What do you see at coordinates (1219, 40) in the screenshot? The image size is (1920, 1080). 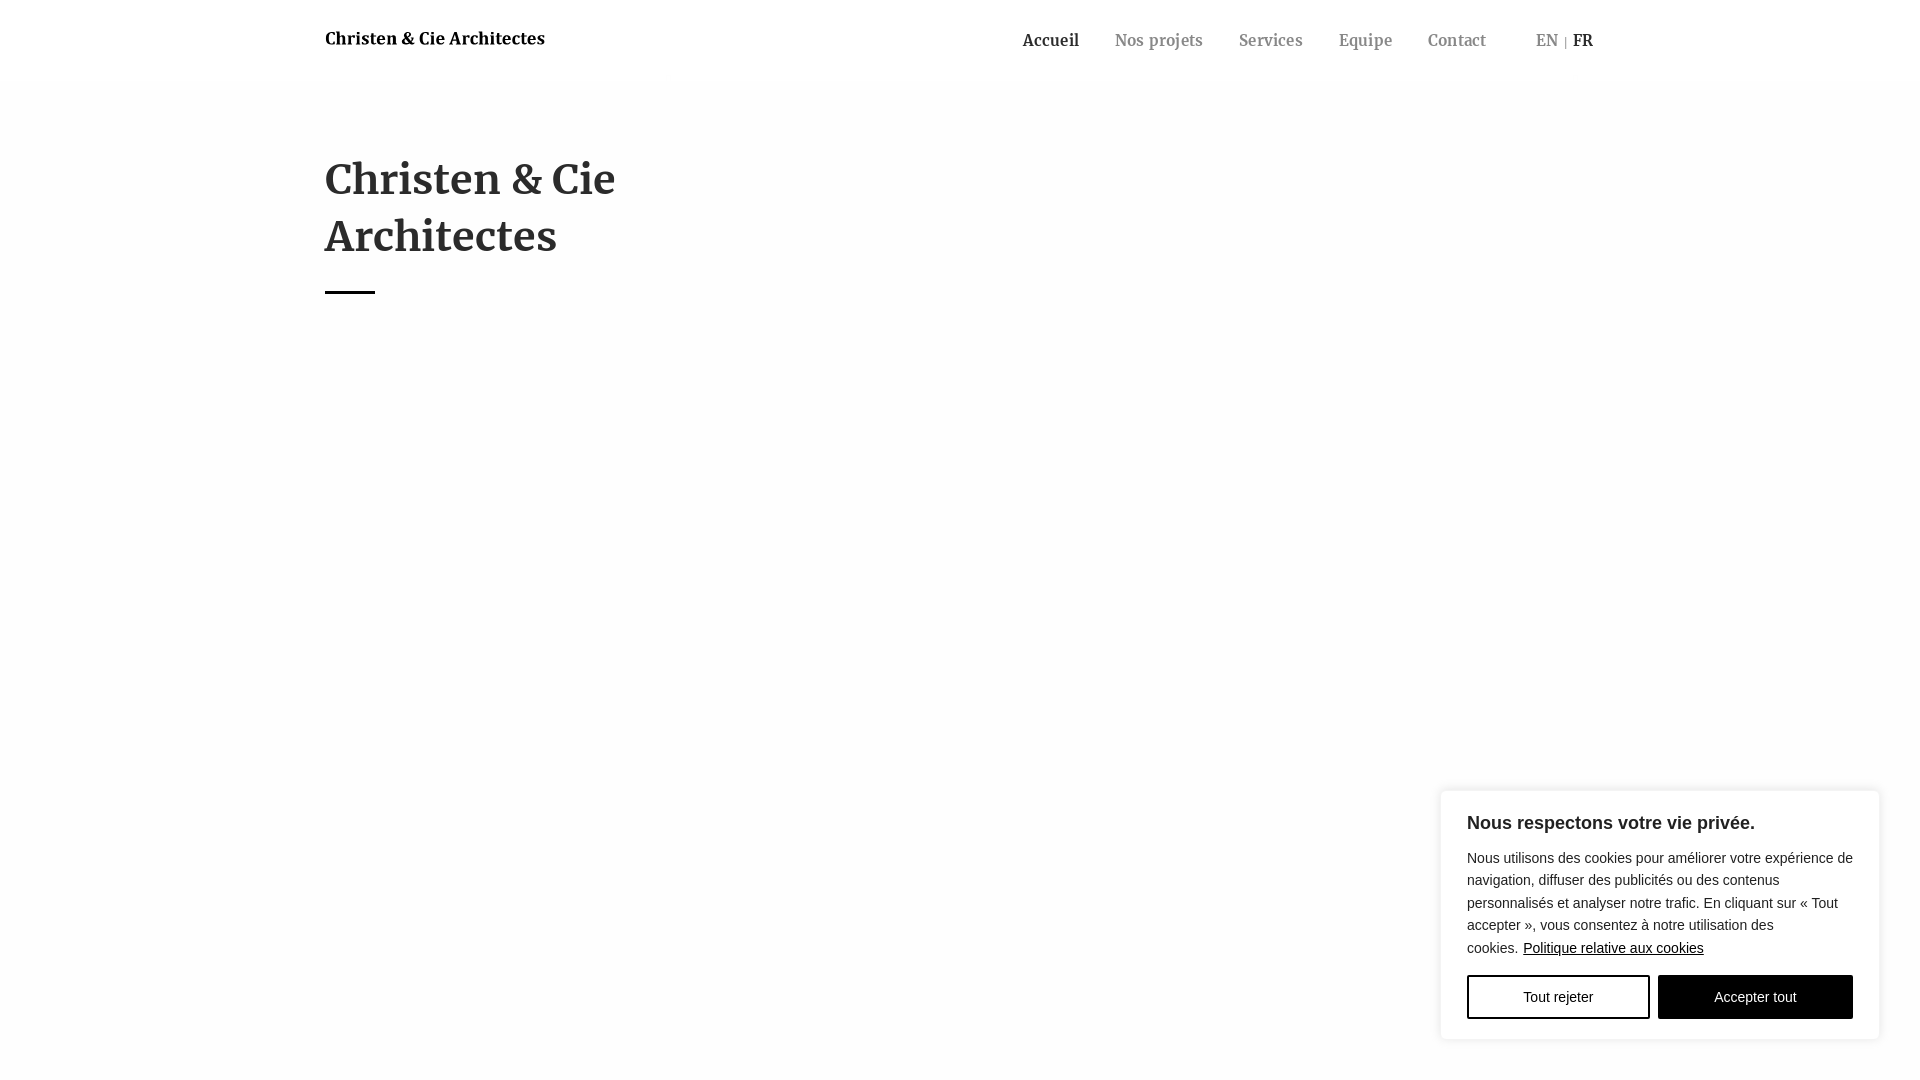 I see `'Services'` at bounding box center [1219, 40].